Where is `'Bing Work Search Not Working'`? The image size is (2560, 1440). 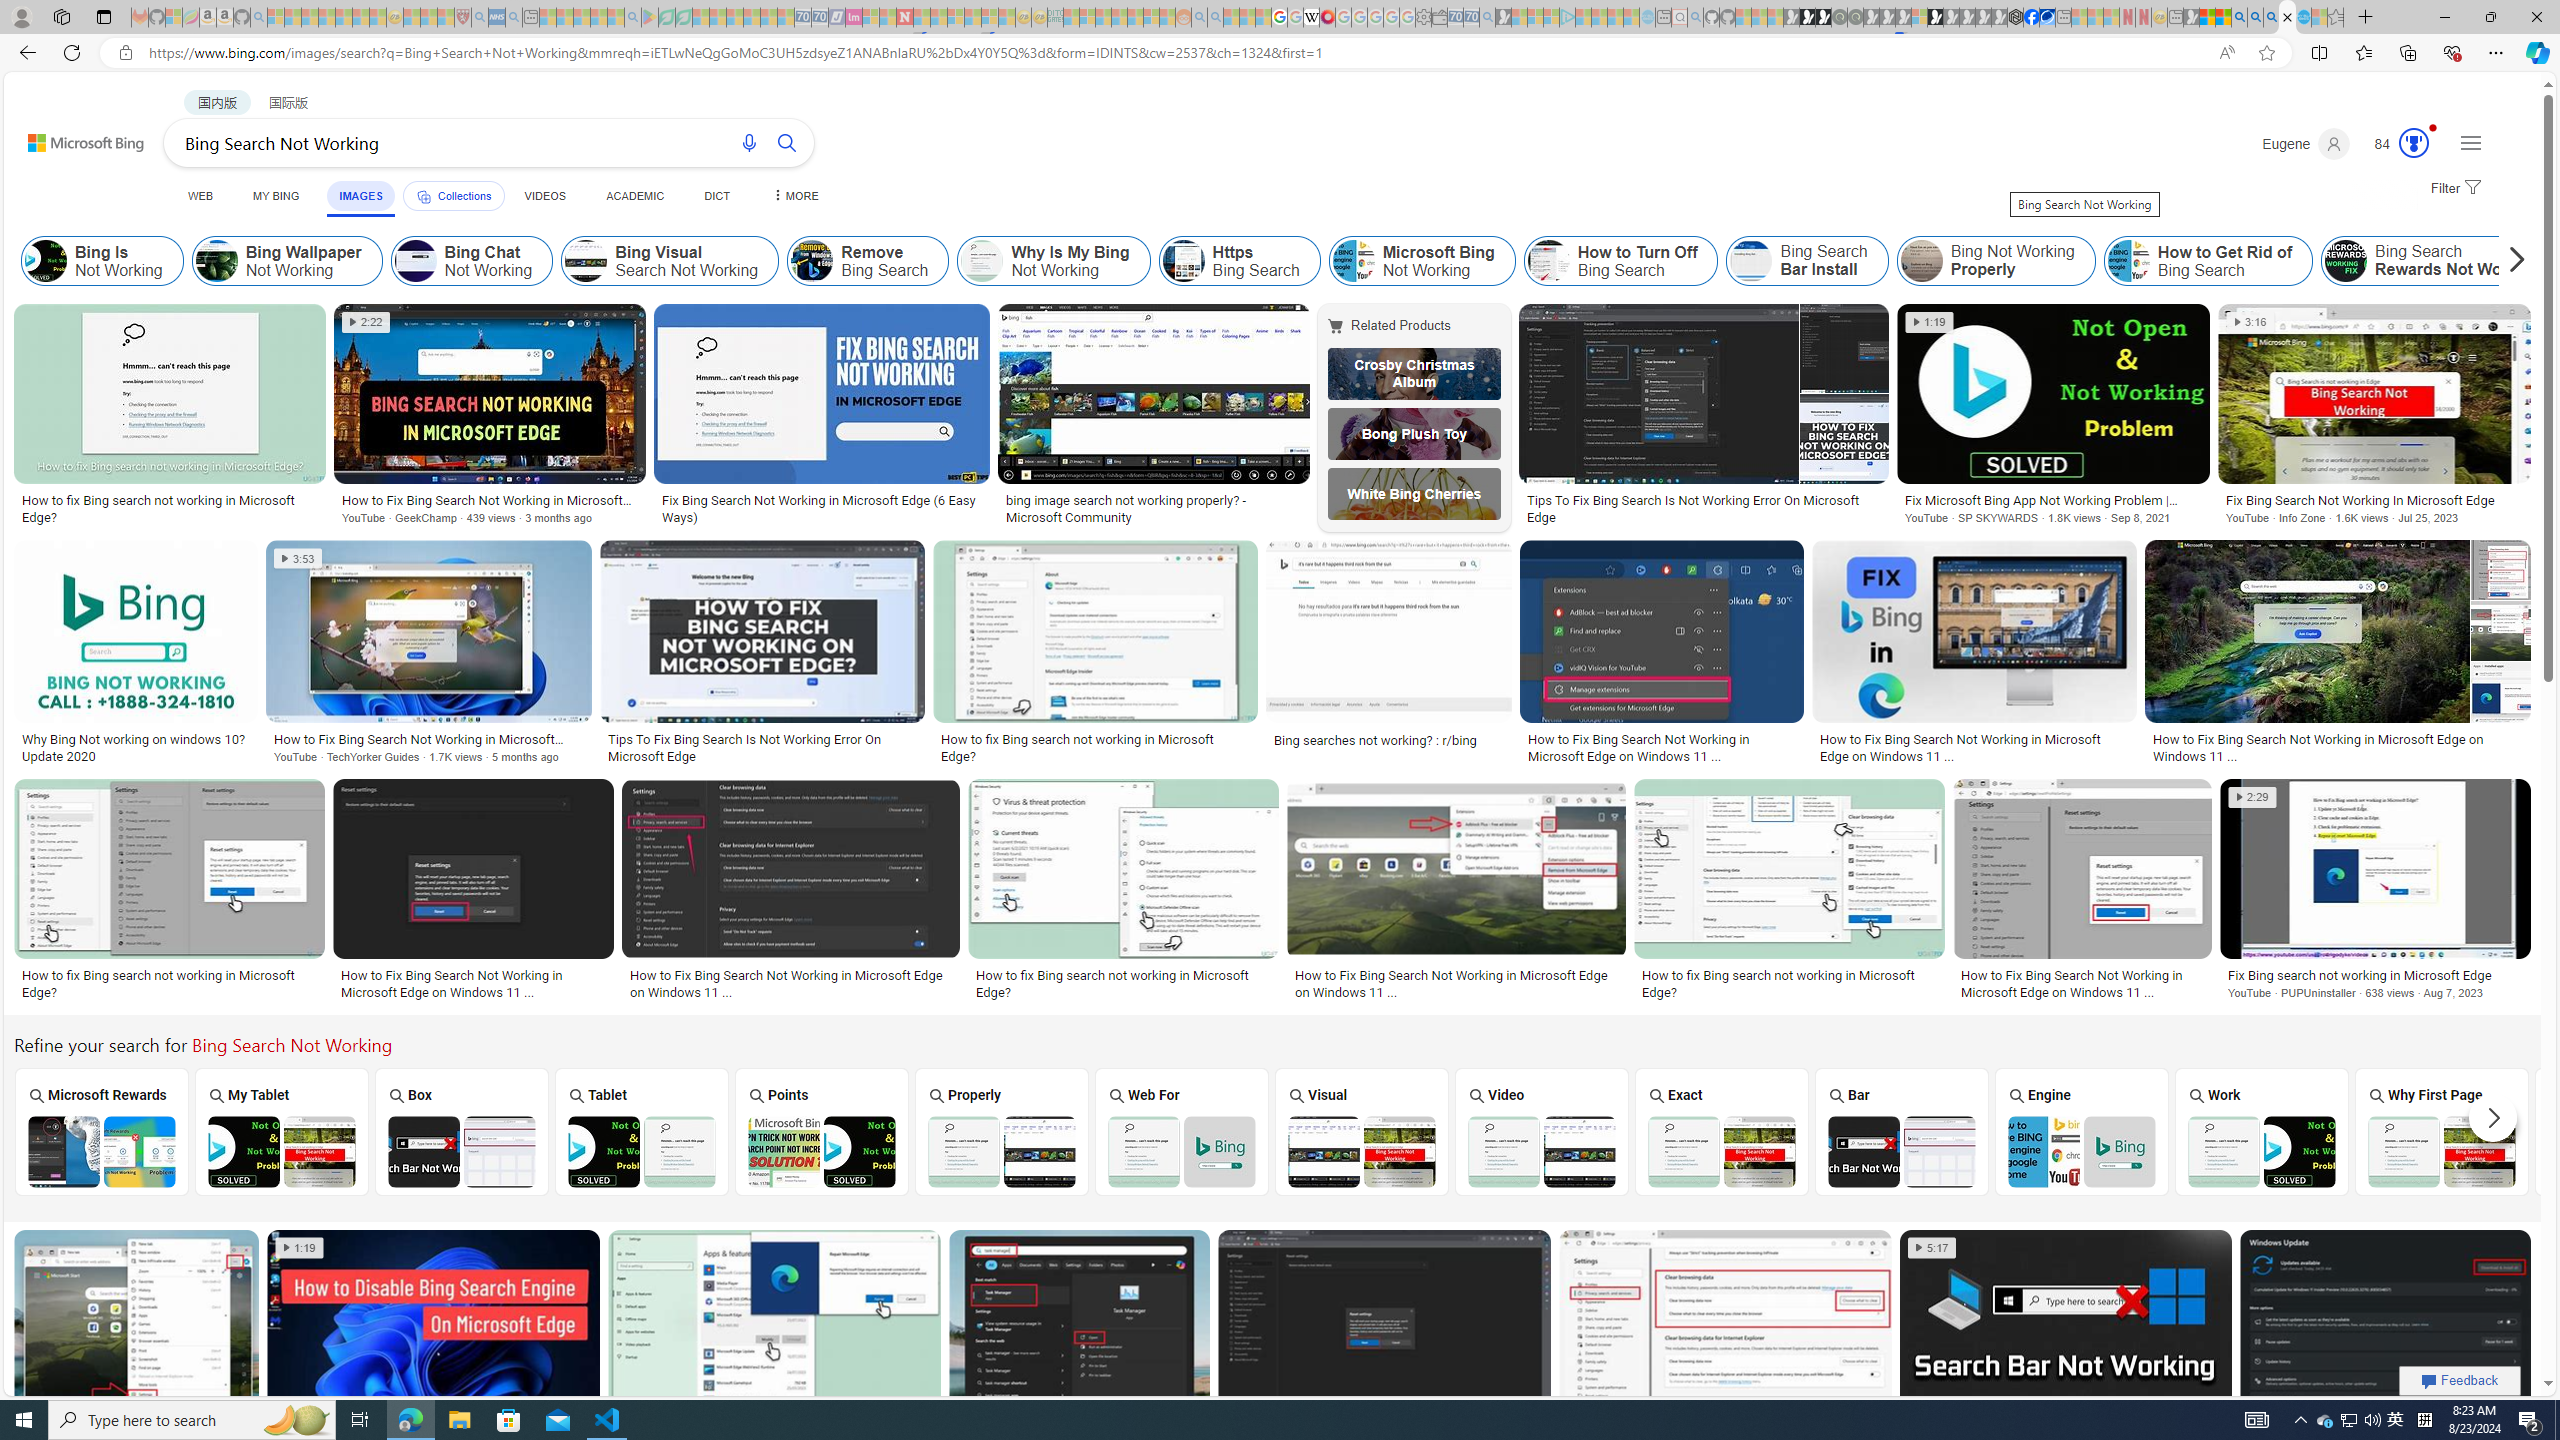
'Bing Work Search Not Working' is located at coordinates (2261, 1152).